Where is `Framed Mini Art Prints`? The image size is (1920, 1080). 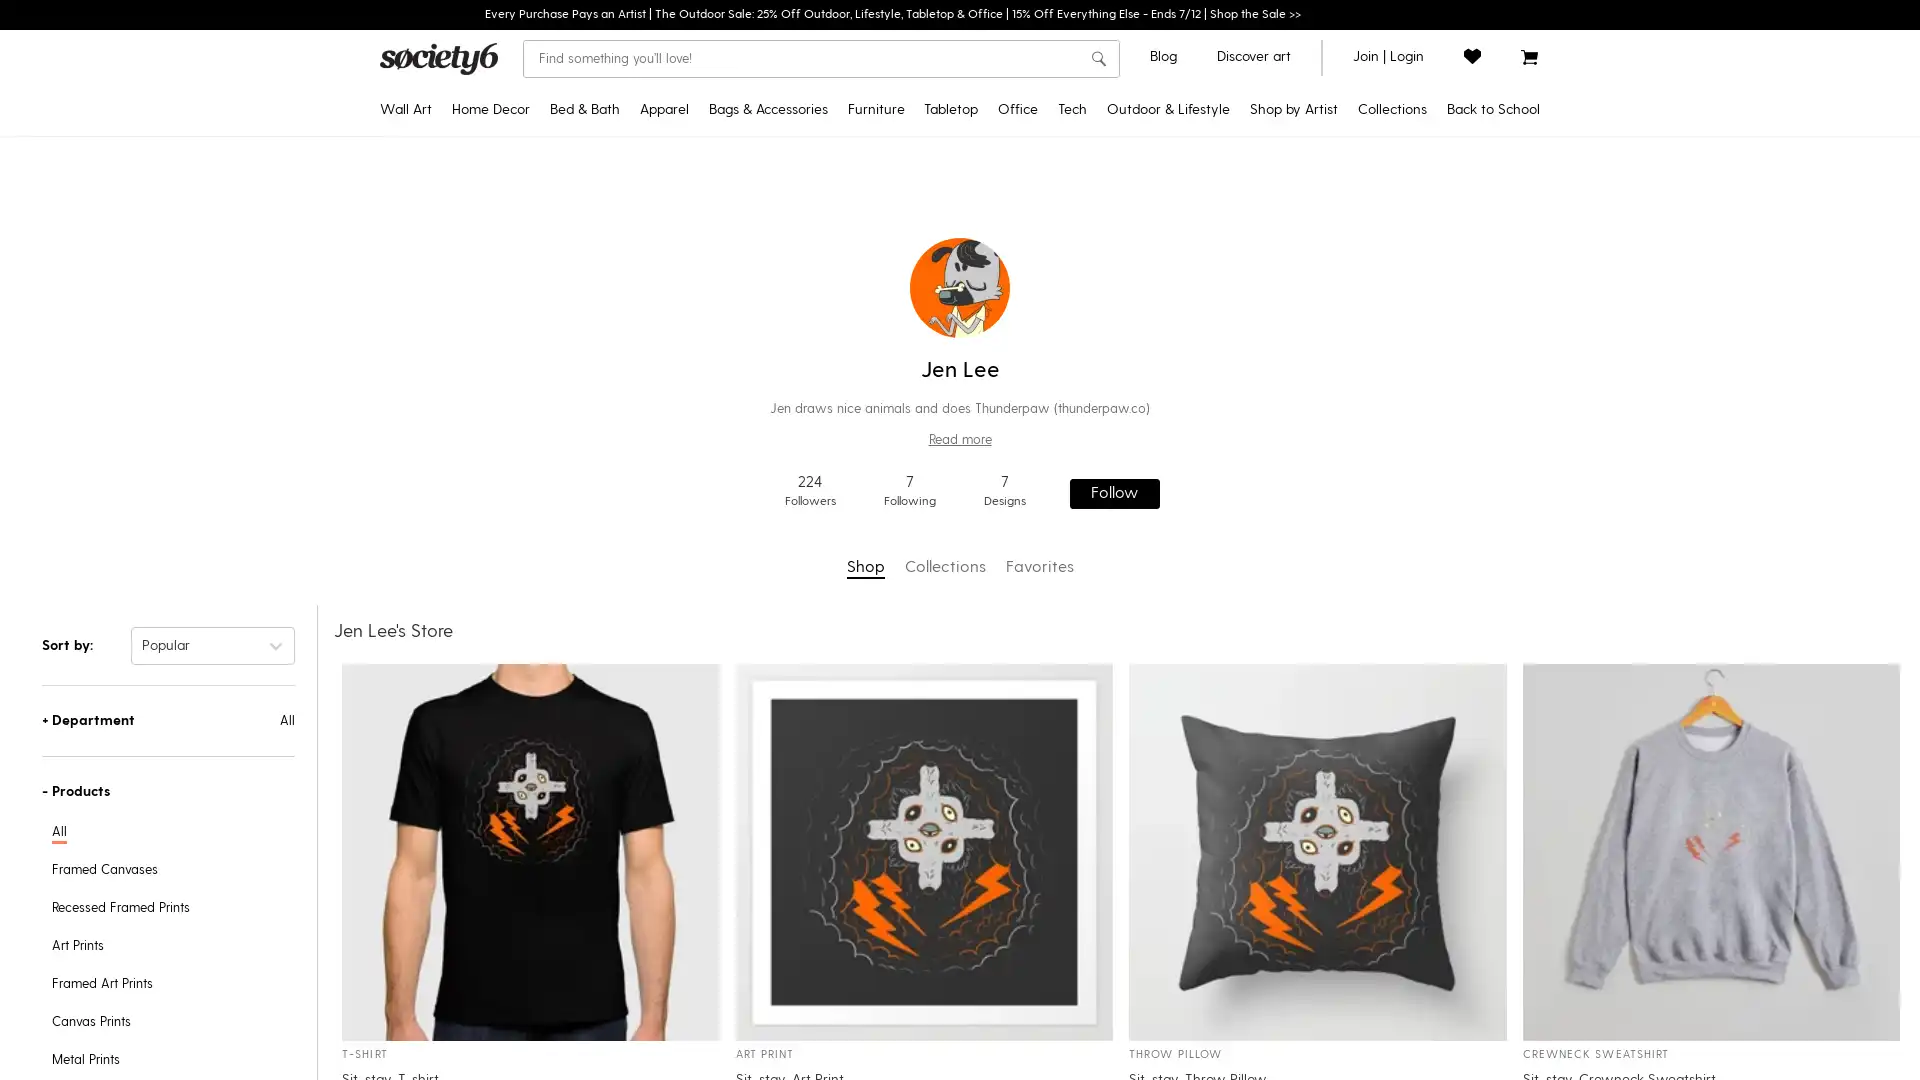
Framed Mini Art Prints is located at coordinates (470, 547).